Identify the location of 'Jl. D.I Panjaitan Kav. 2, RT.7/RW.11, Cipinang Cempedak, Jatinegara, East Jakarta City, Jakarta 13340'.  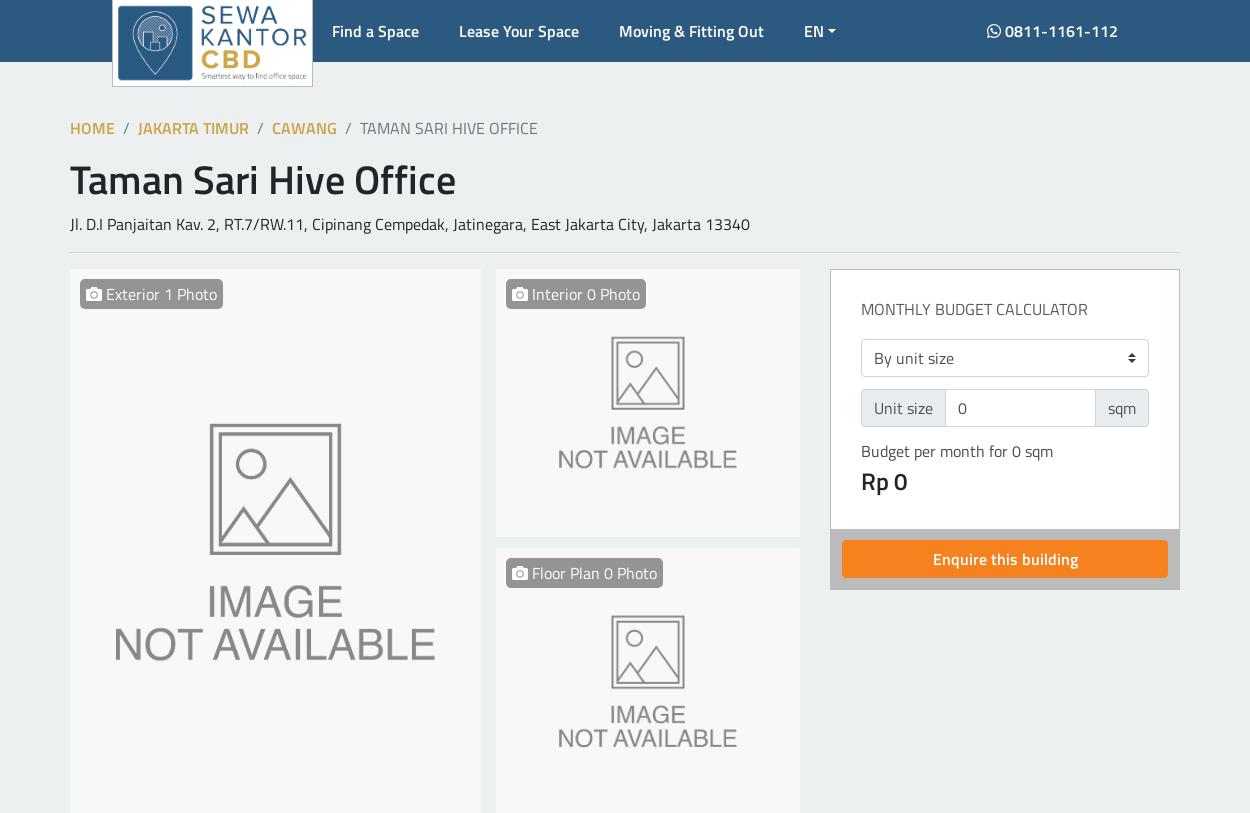
(410, 222).